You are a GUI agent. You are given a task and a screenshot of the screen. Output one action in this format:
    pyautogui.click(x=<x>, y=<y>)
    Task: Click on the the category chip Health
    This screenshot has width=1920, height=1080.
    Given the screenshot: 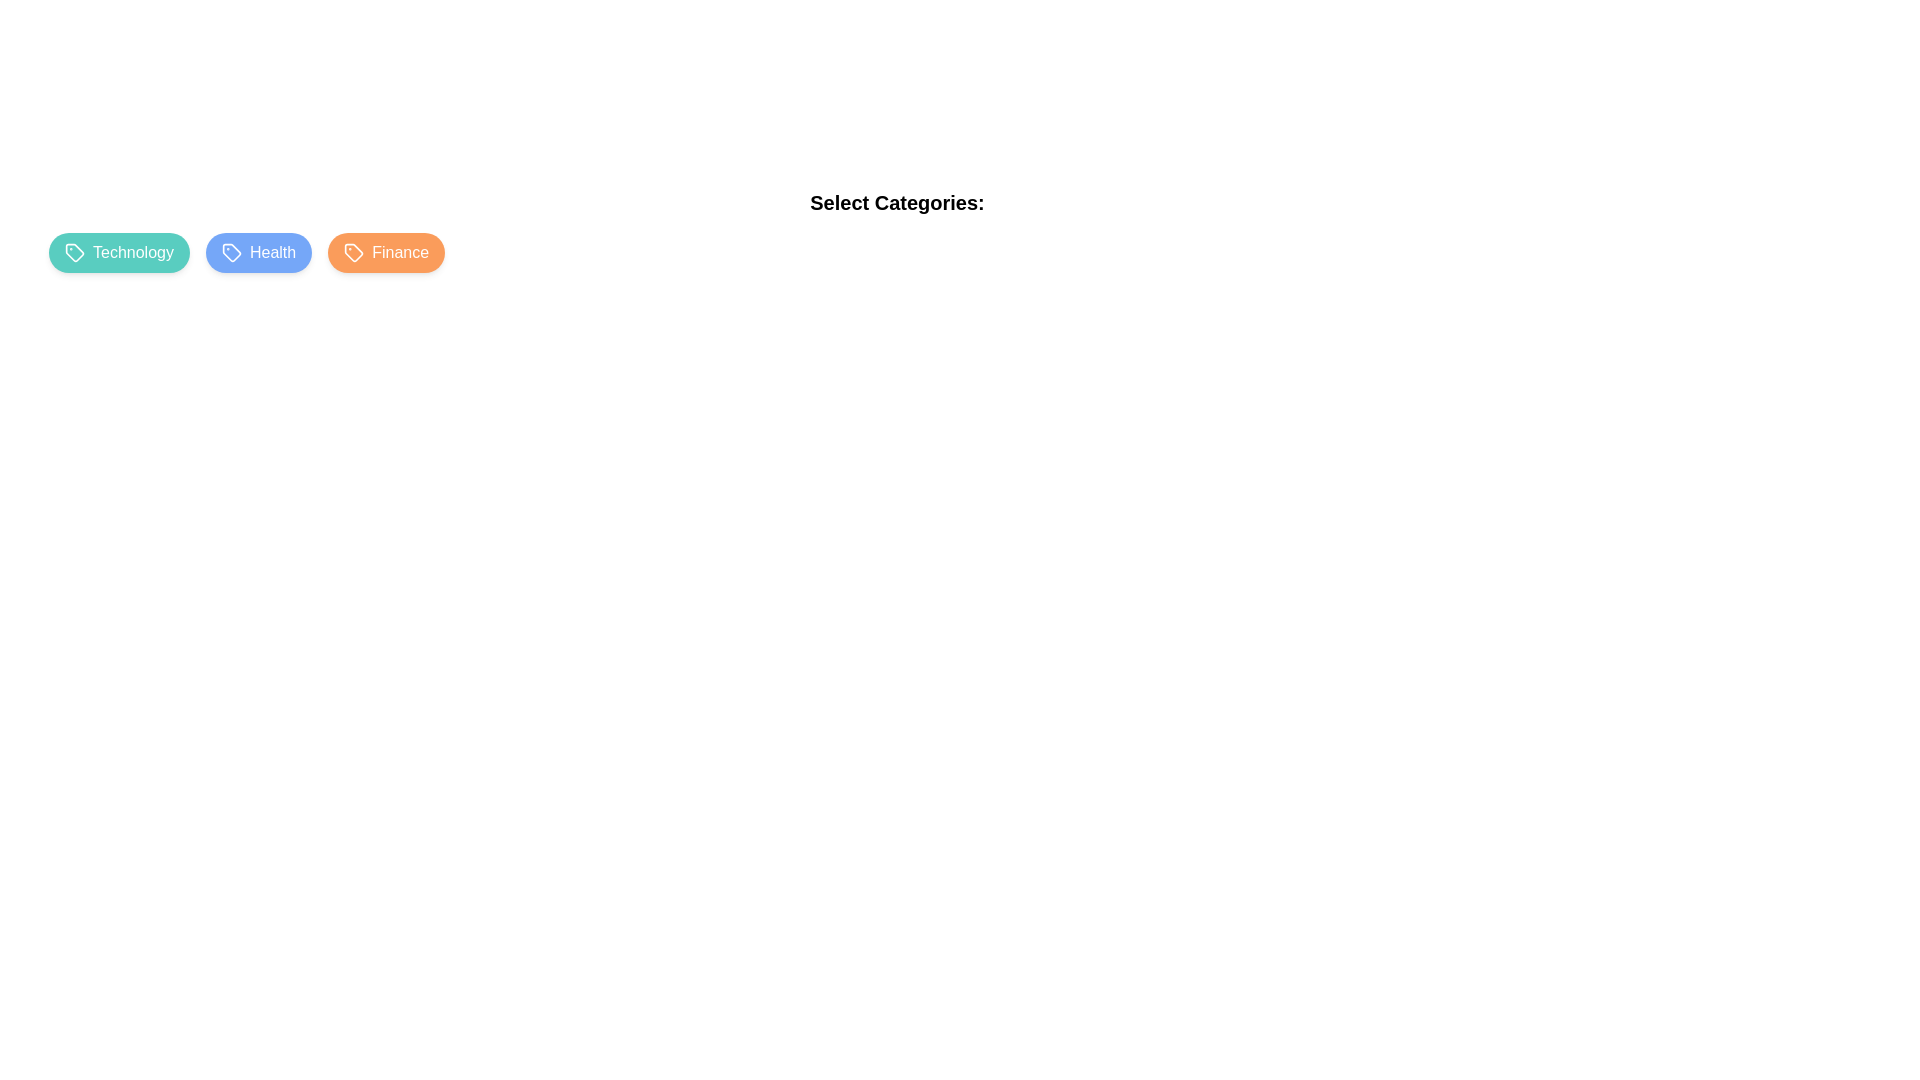 What is the action you would take?
    pyautogui.click(x=258, y=252)
    